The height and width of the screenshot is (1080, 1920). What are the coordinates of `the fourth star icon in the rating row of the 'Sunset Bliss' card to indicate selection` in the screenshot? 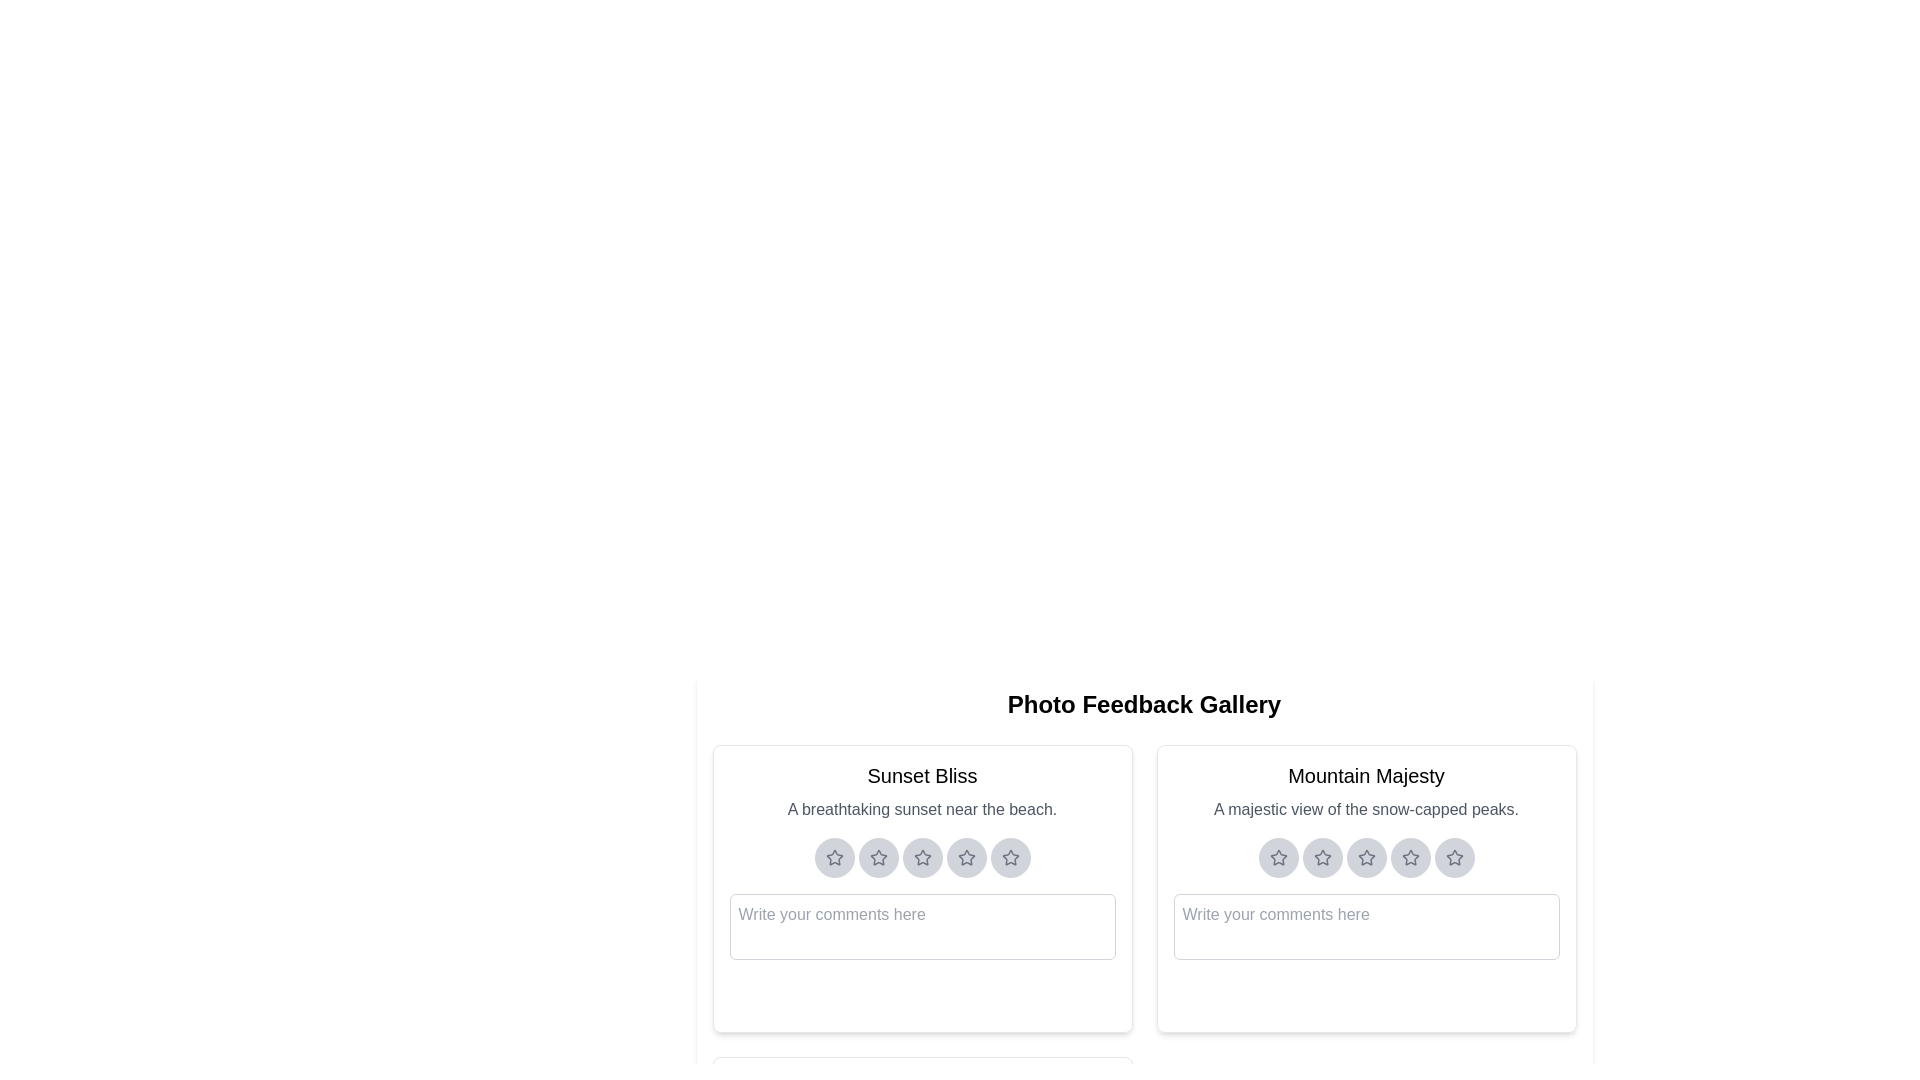 It's located at (966, 856).